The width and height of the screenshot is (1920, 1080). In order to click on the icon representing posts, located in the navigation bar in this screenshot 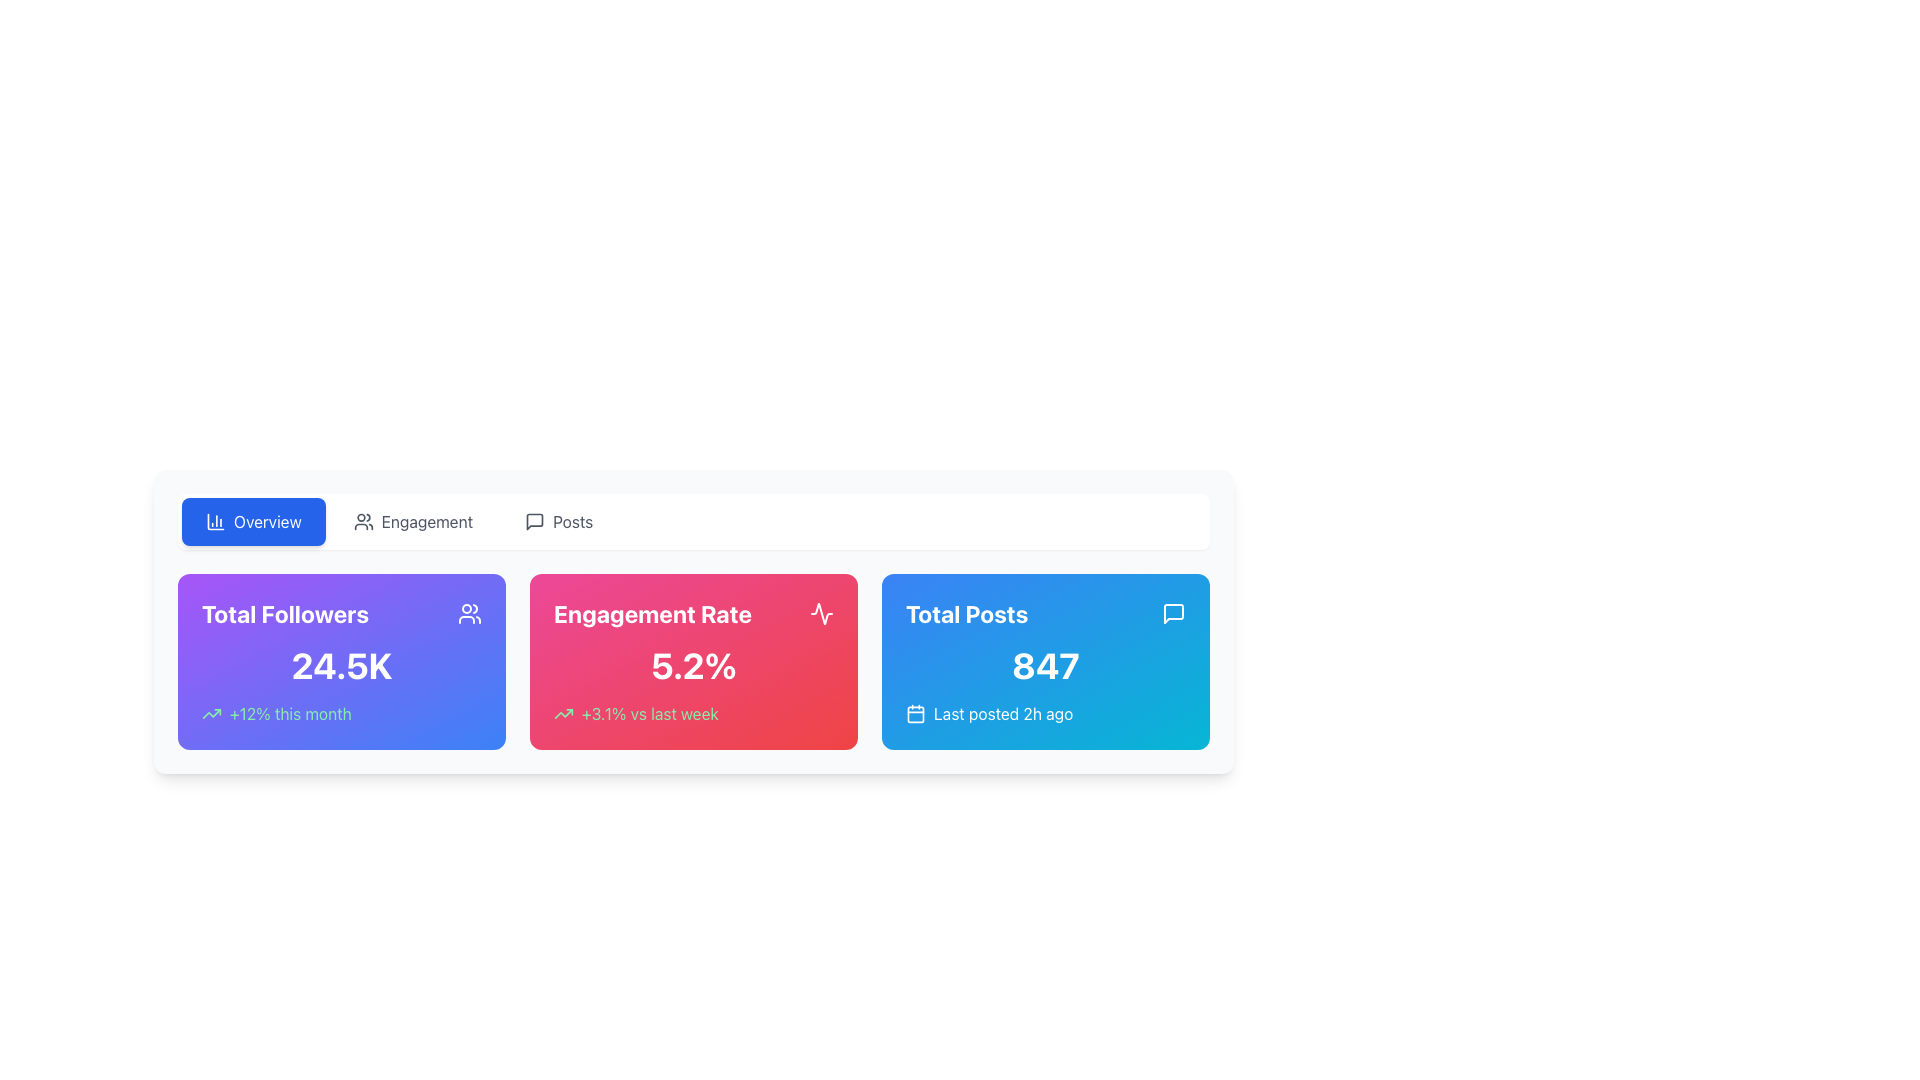, I will do `click(535, 520)`.